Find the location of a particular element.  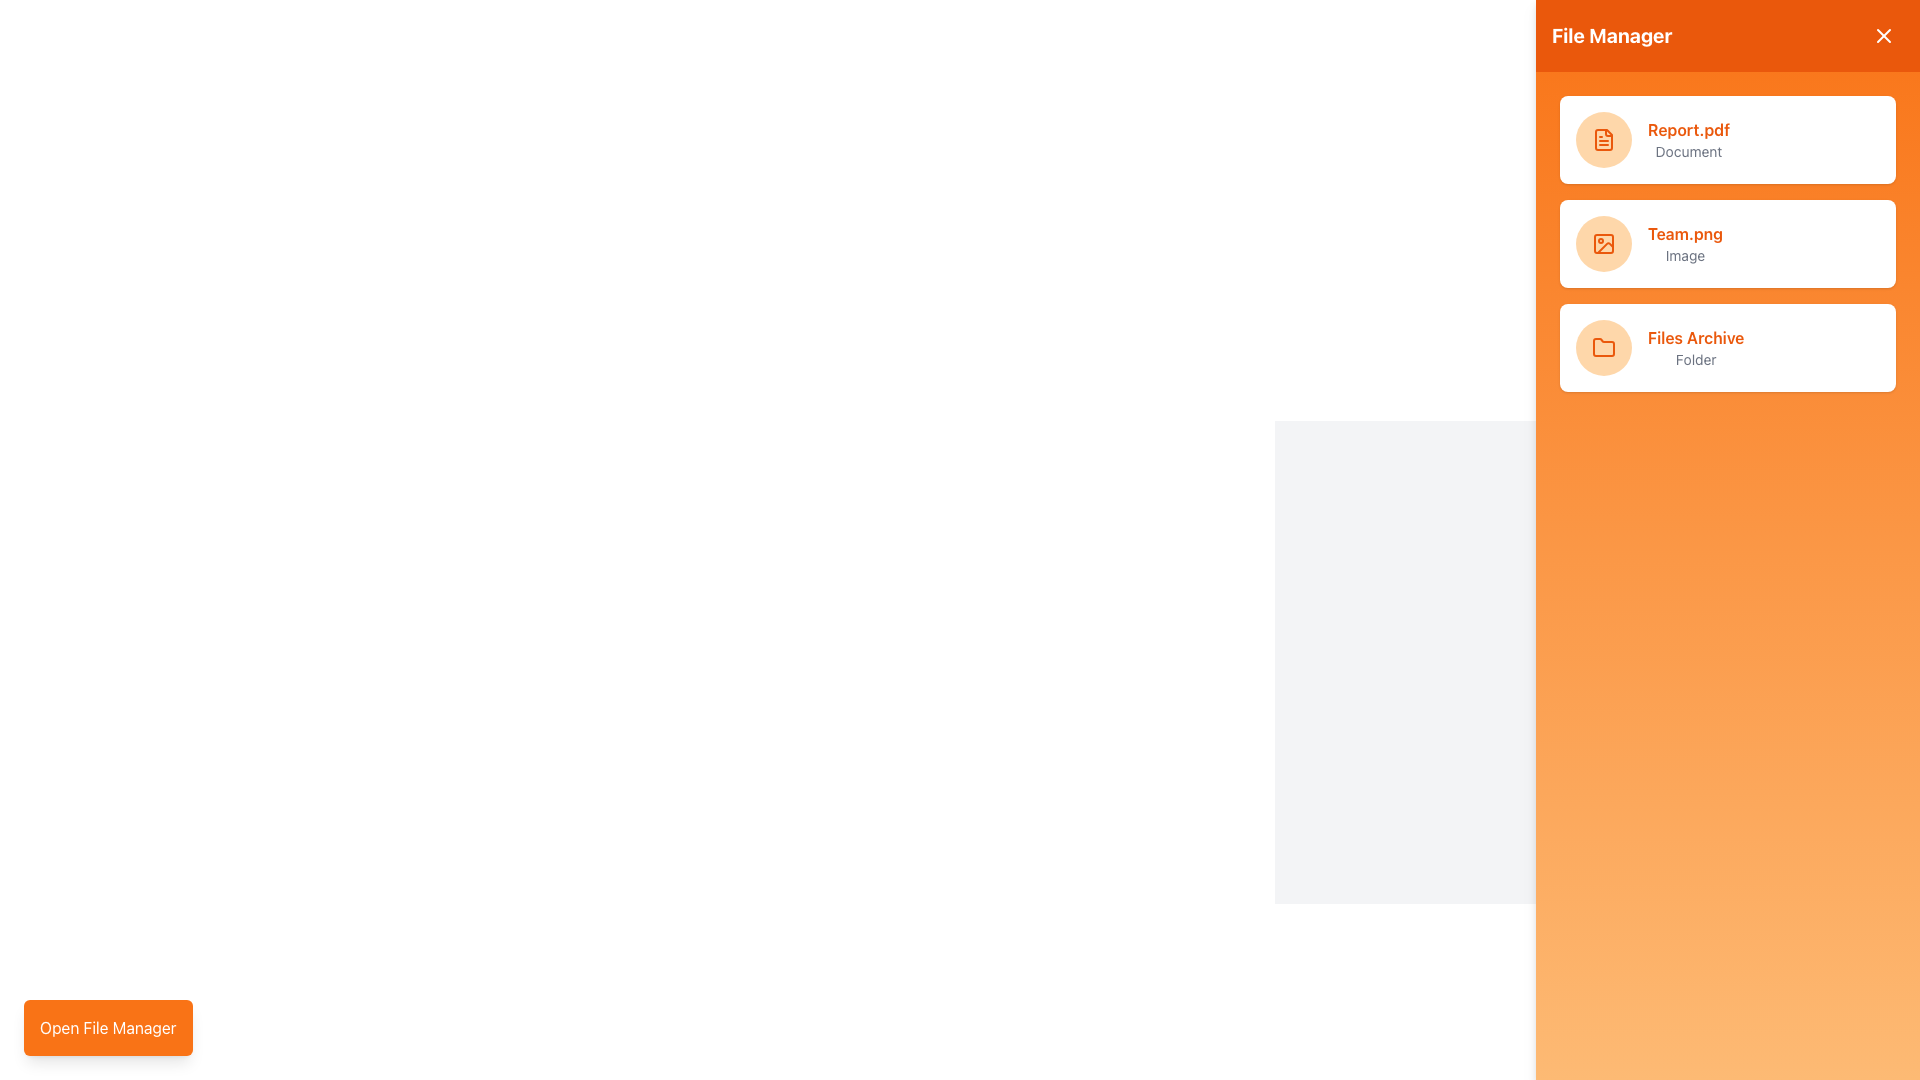

the orange icon representing an image, which is the middle item is located at coordinates (1603, 242).